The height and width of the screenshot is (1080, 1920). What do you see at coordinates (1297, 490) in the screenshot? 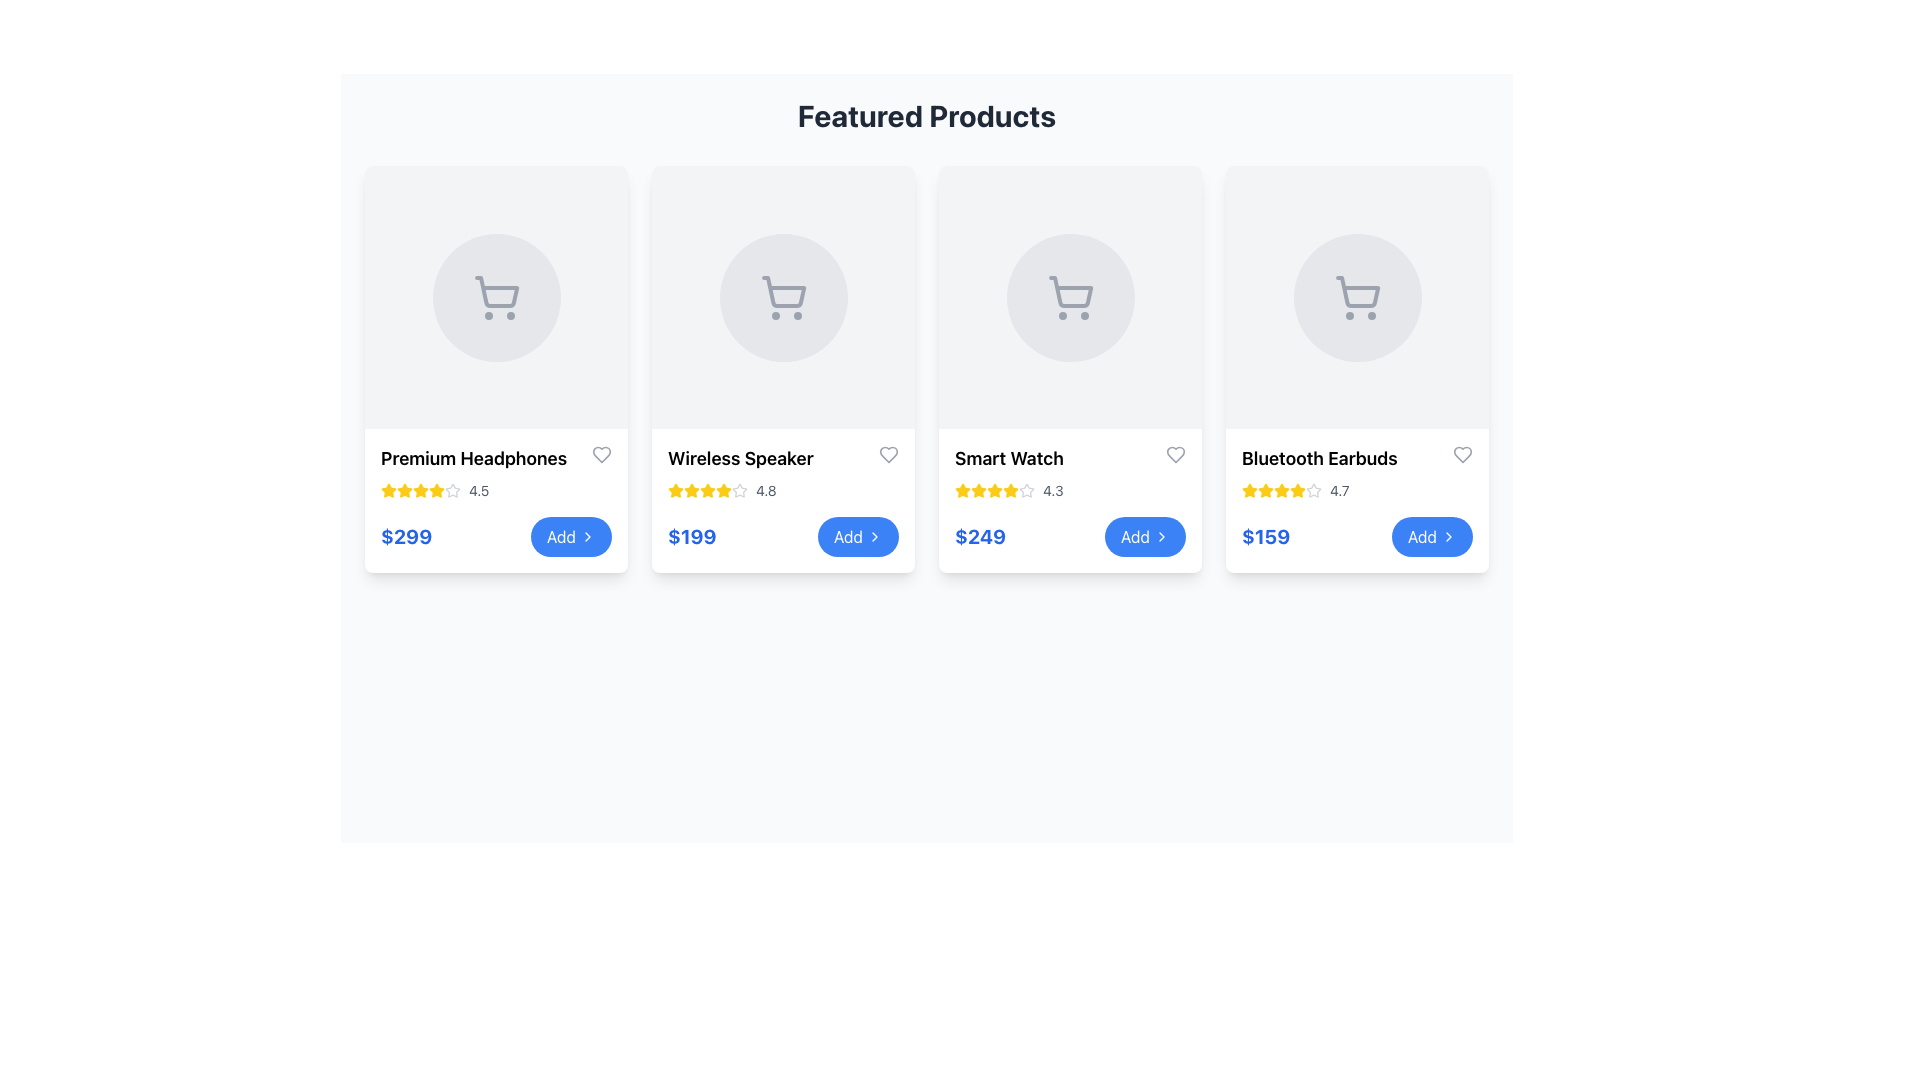
I see `the sixth star-shaped icon, which is a filled yellow star in the rating system for the product 'Bluetooth Earbuds' located in the fourth card of the 'Featured Products' layout` at bounding box center [1297, 490].